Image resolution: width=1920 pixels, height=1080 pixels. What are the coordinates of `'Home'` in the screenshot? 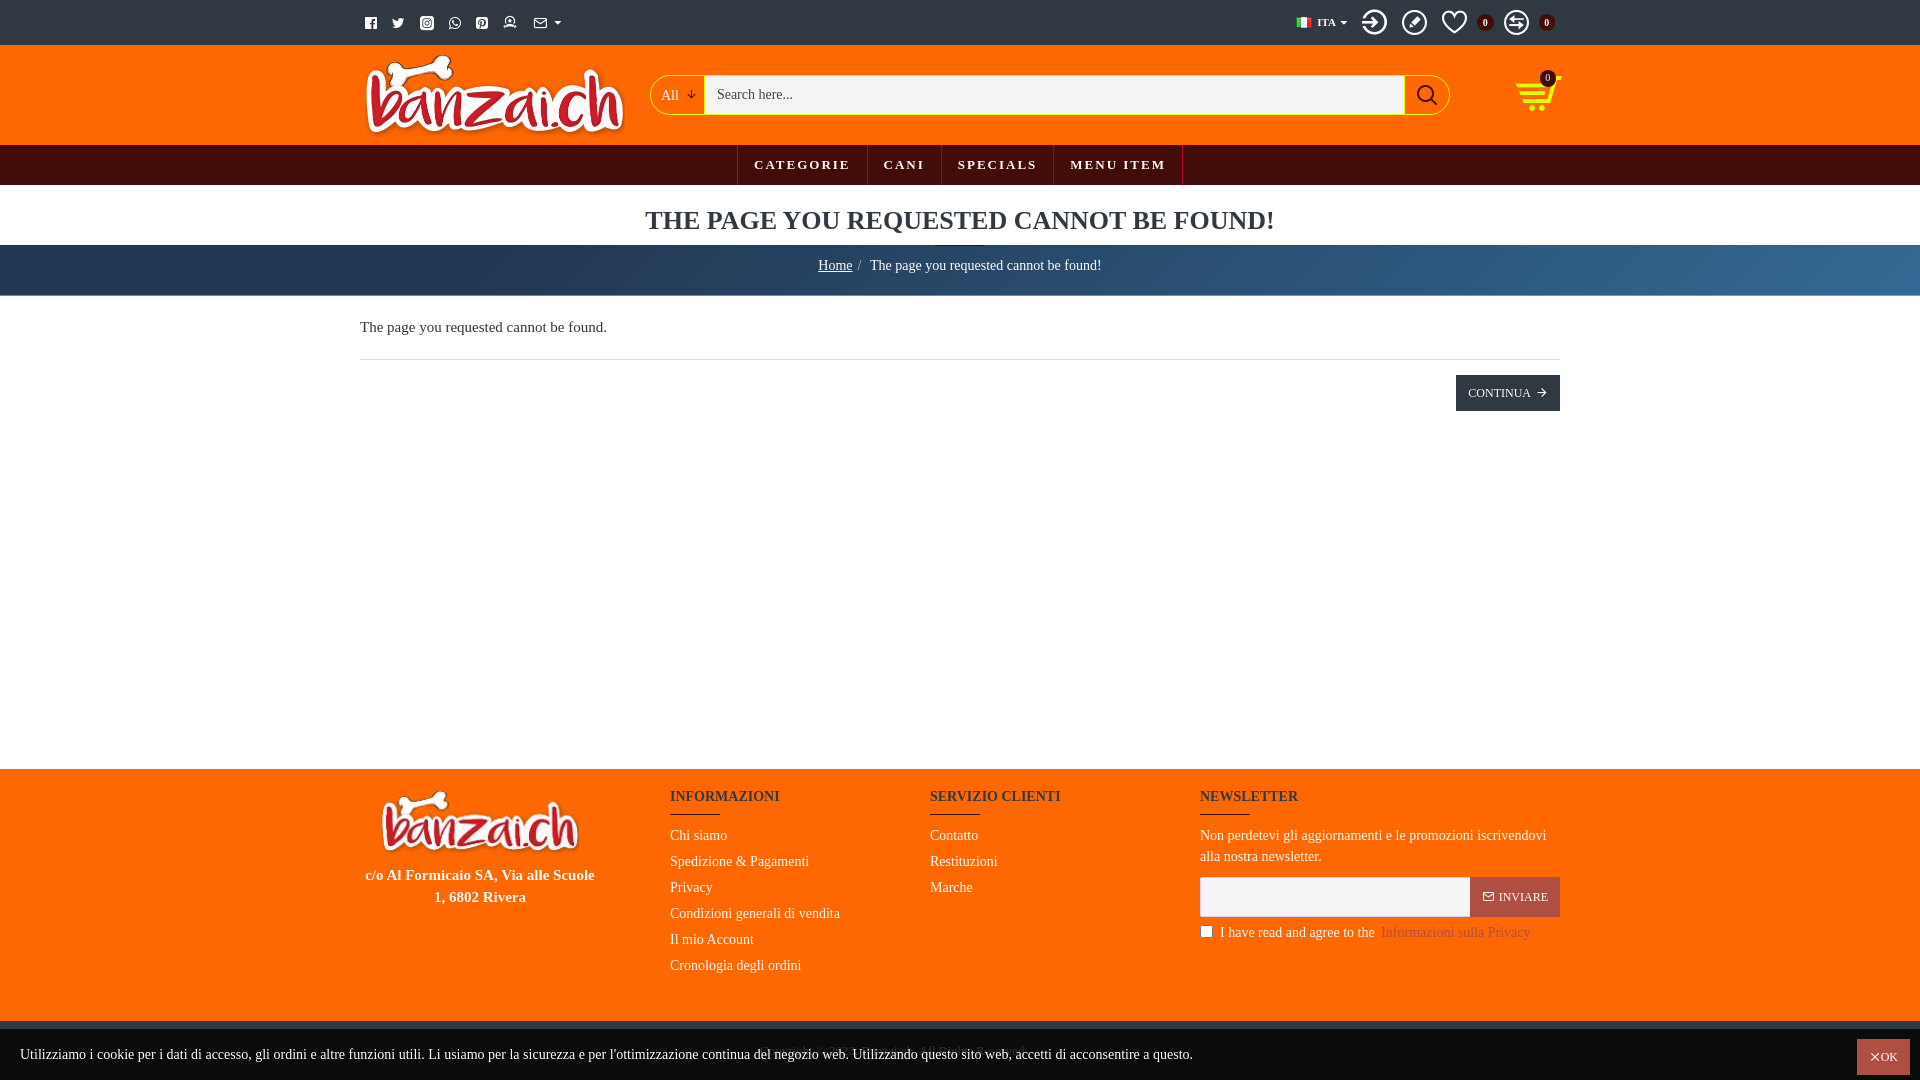 It's located at (817, 264).